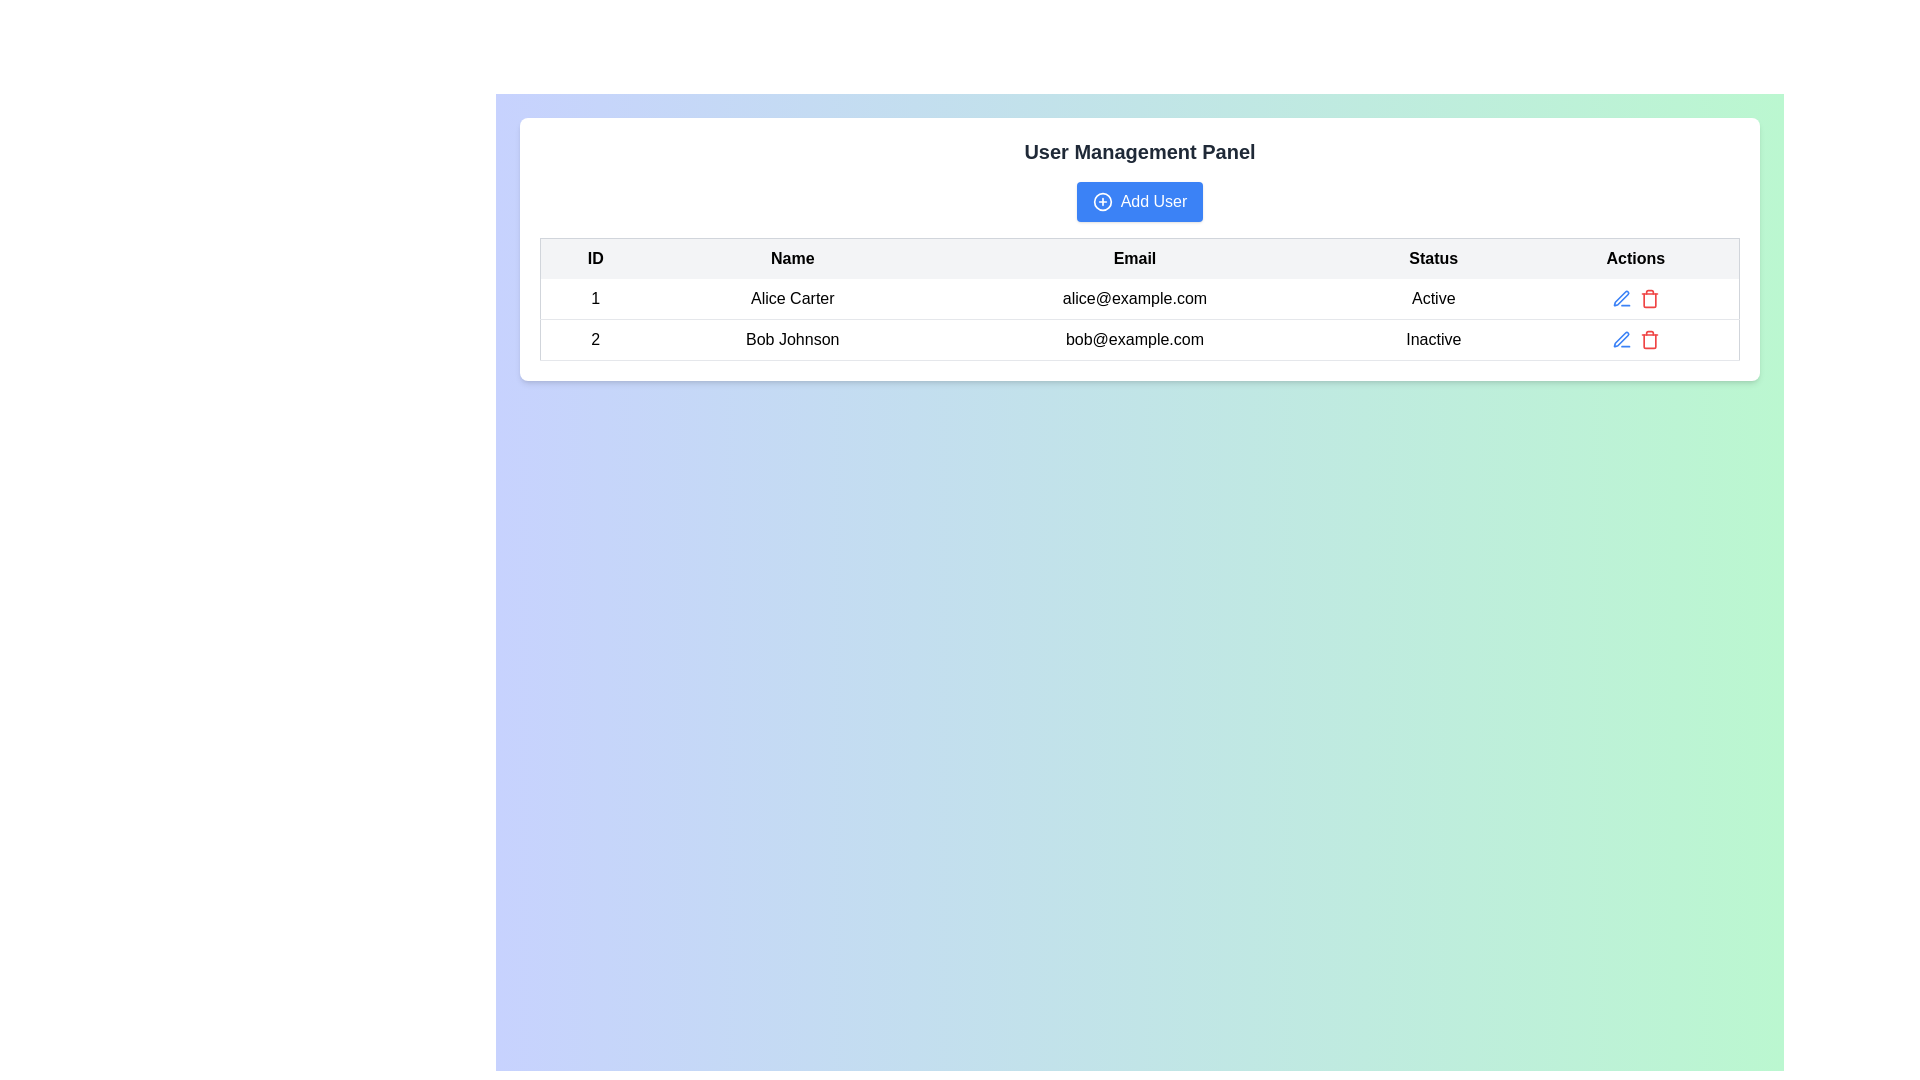  What do you see at coordinates (1621, 338) in the screenshot?
I see `the edit icon button located in the 'Actions' column of the second row corresponding to the user Bob Johnson to initiate the edit action` at bounding box center [1621, 338].